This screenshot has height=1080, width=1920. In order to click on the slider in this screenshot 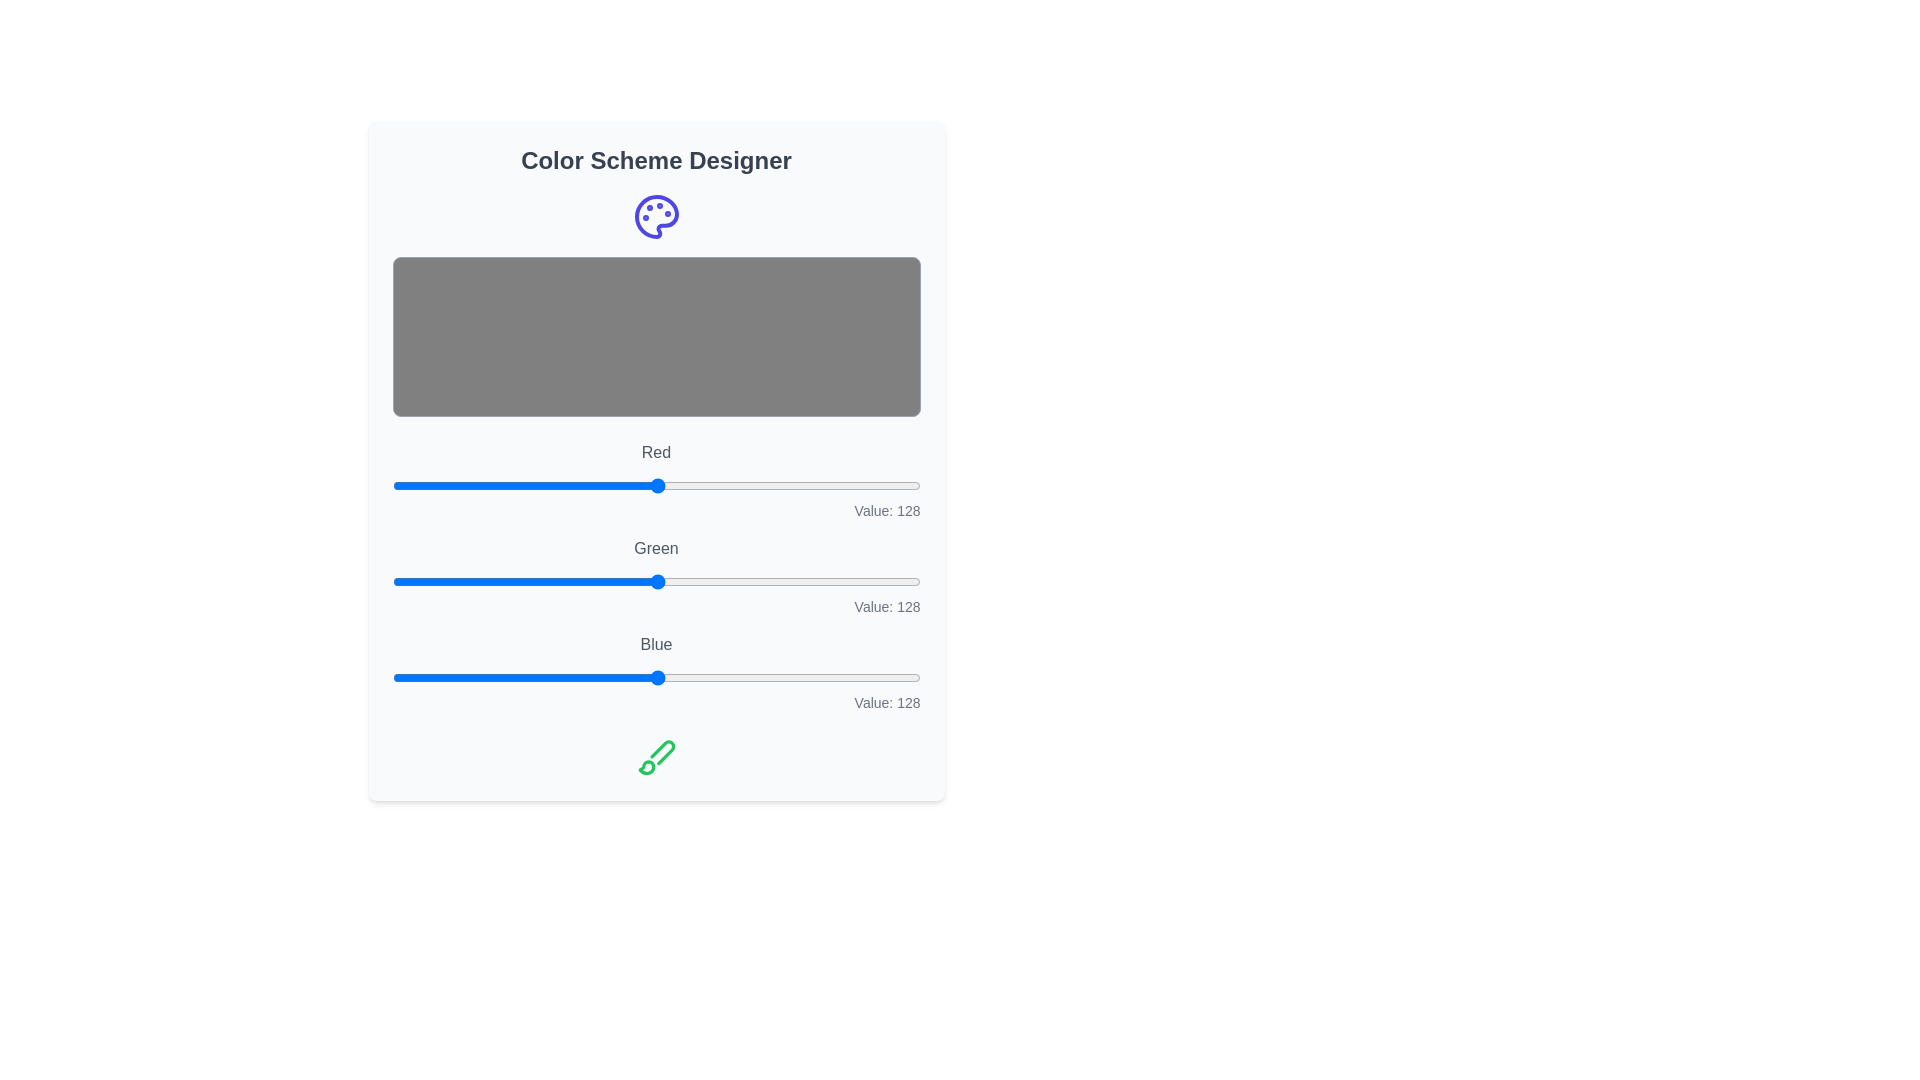, I will do `click(416, 582)`.